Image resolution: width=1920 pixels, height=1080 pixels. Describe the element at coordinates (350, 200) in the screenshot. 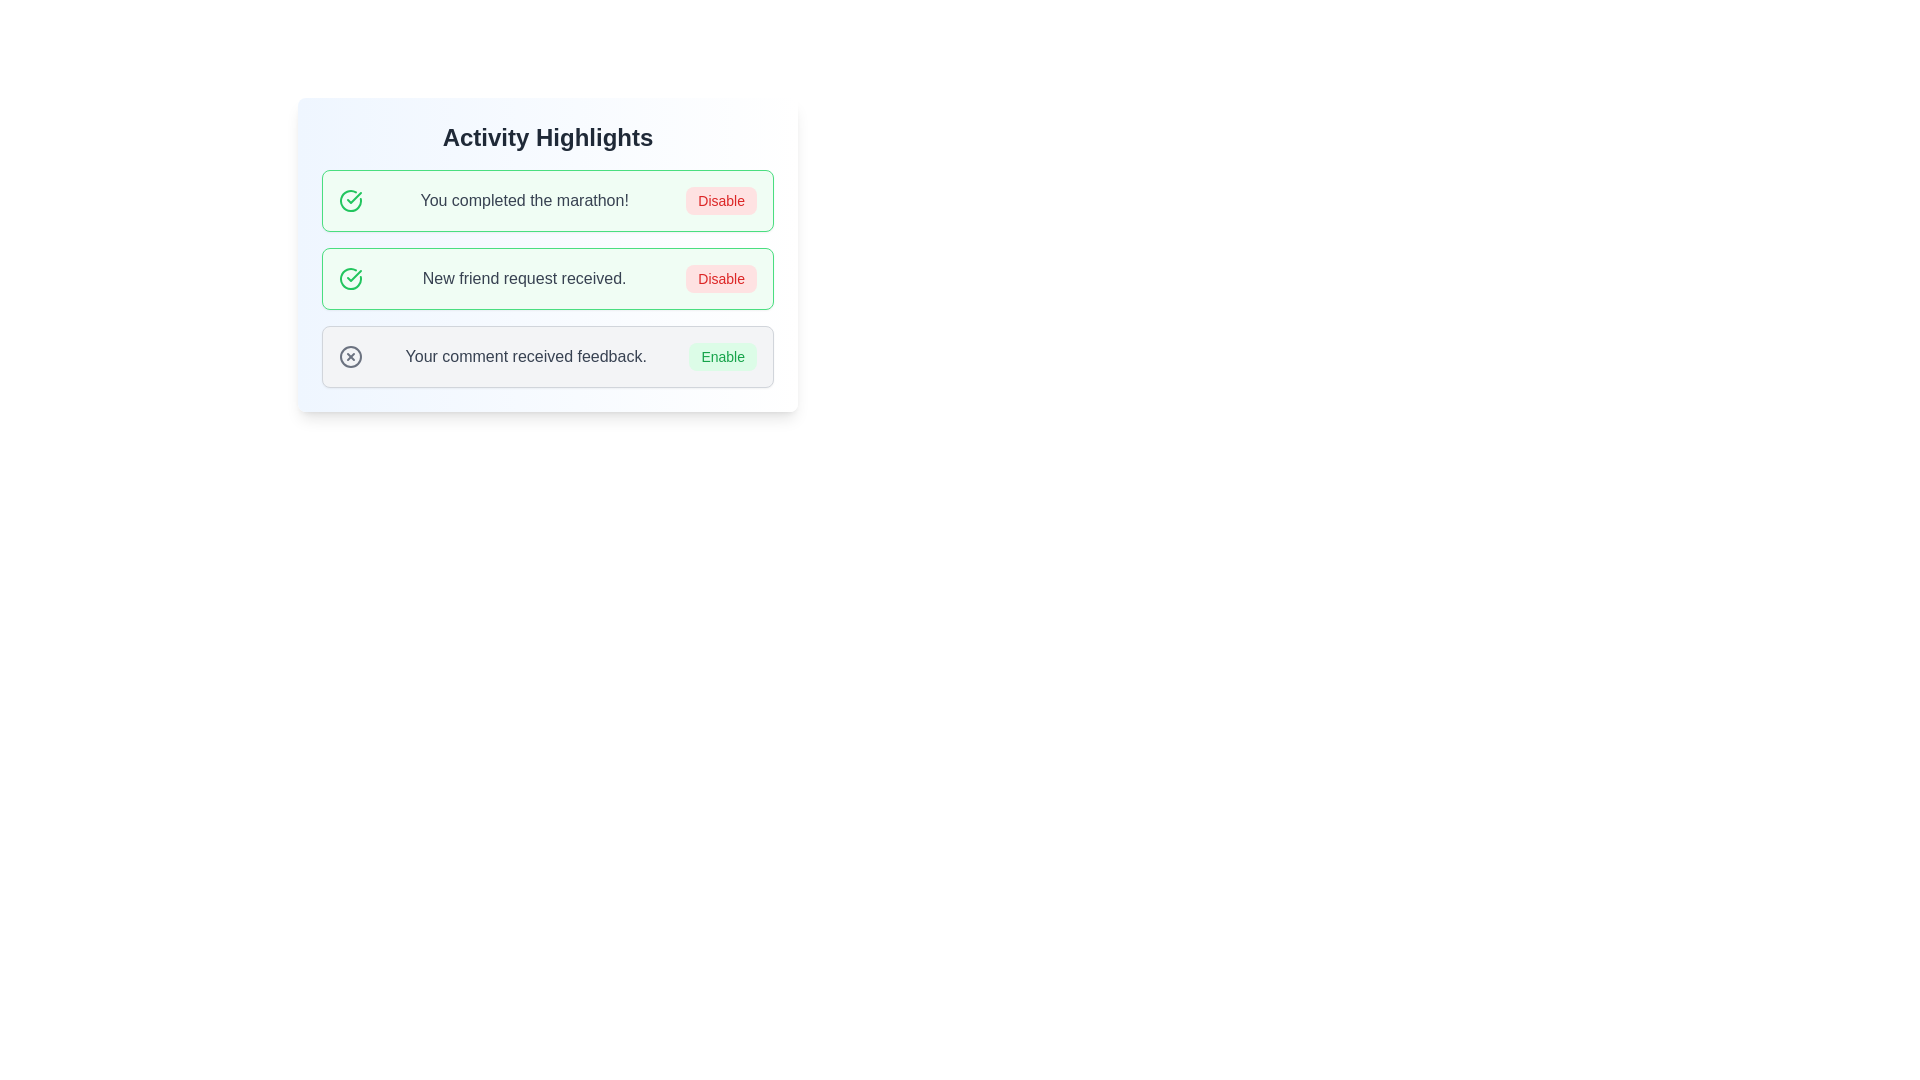

I see `the circular green outlined icon with a check mark, which is located at the leftmost position of its row under the text 'You completed the marathon!'` at that location.